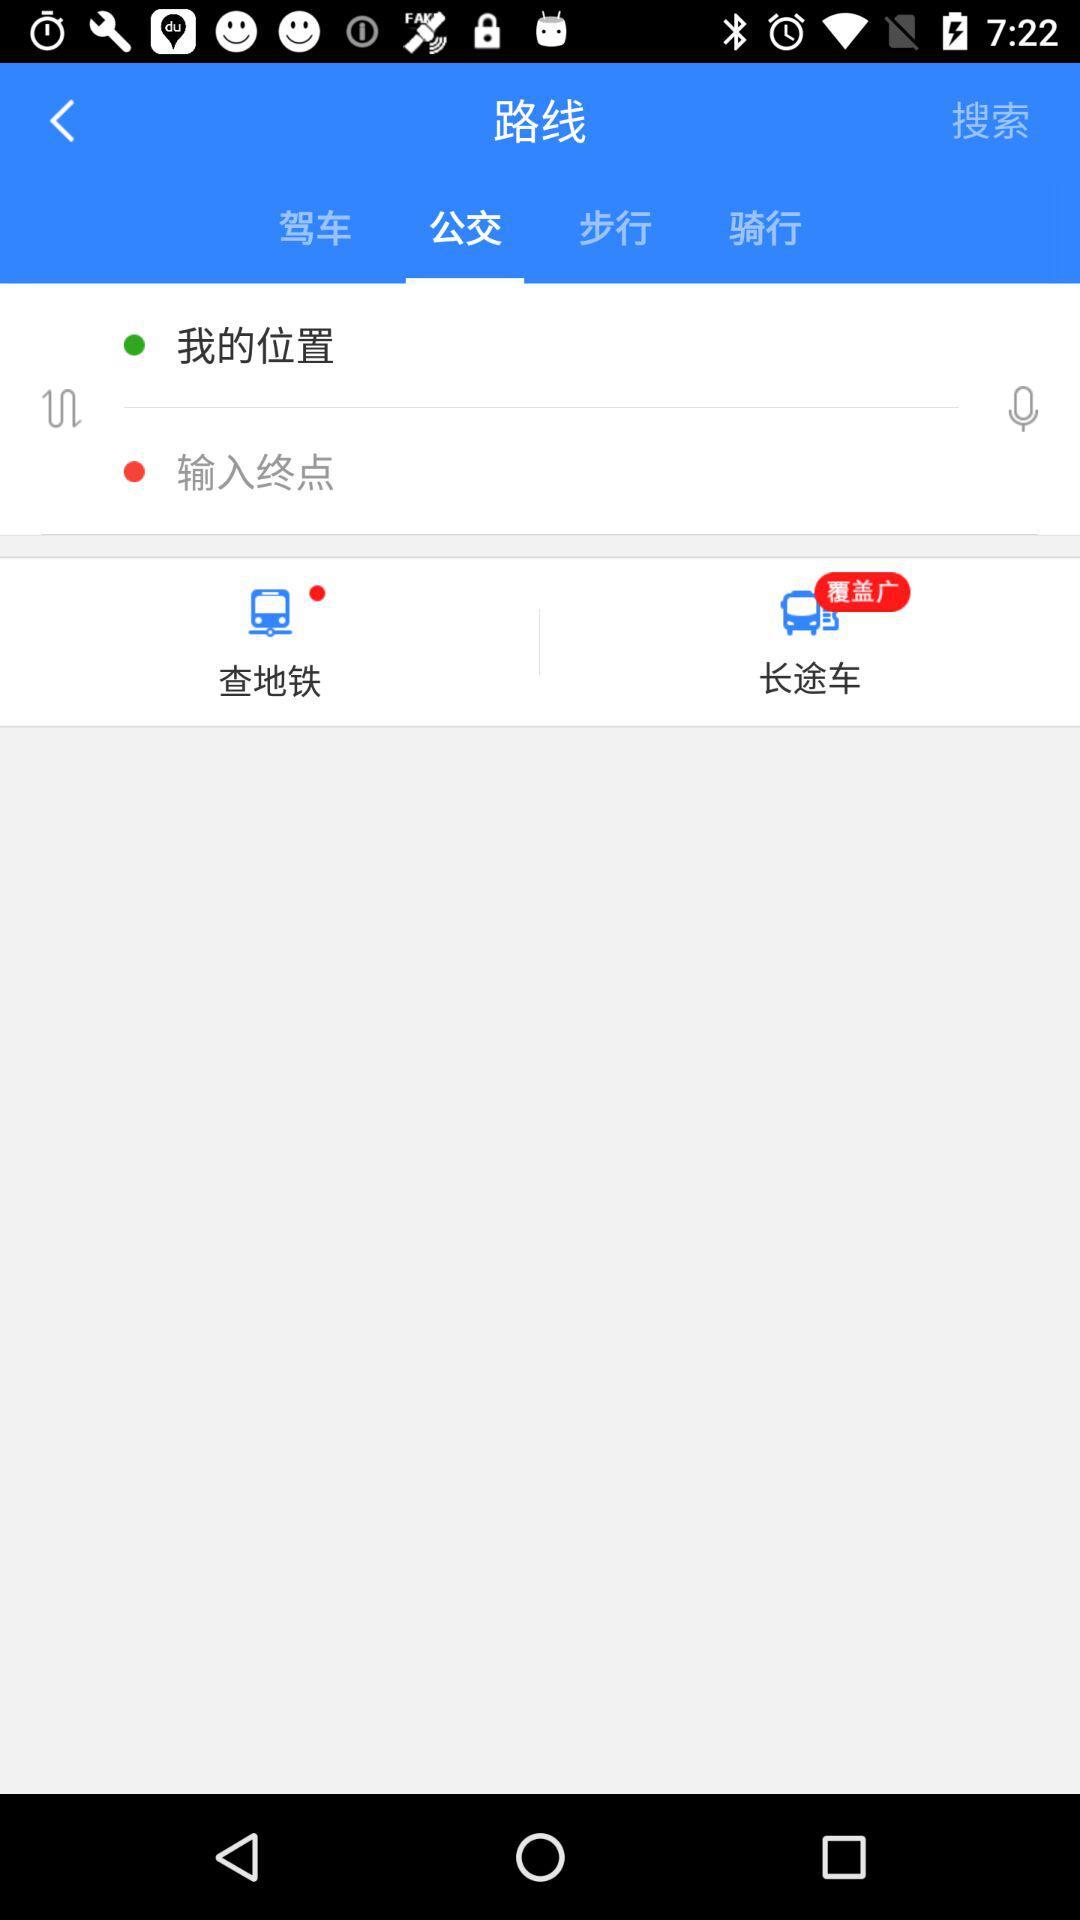 This screenshot has width=1080, height=1920. I want to click on the blue colour bus symbol, so click(808, 612).